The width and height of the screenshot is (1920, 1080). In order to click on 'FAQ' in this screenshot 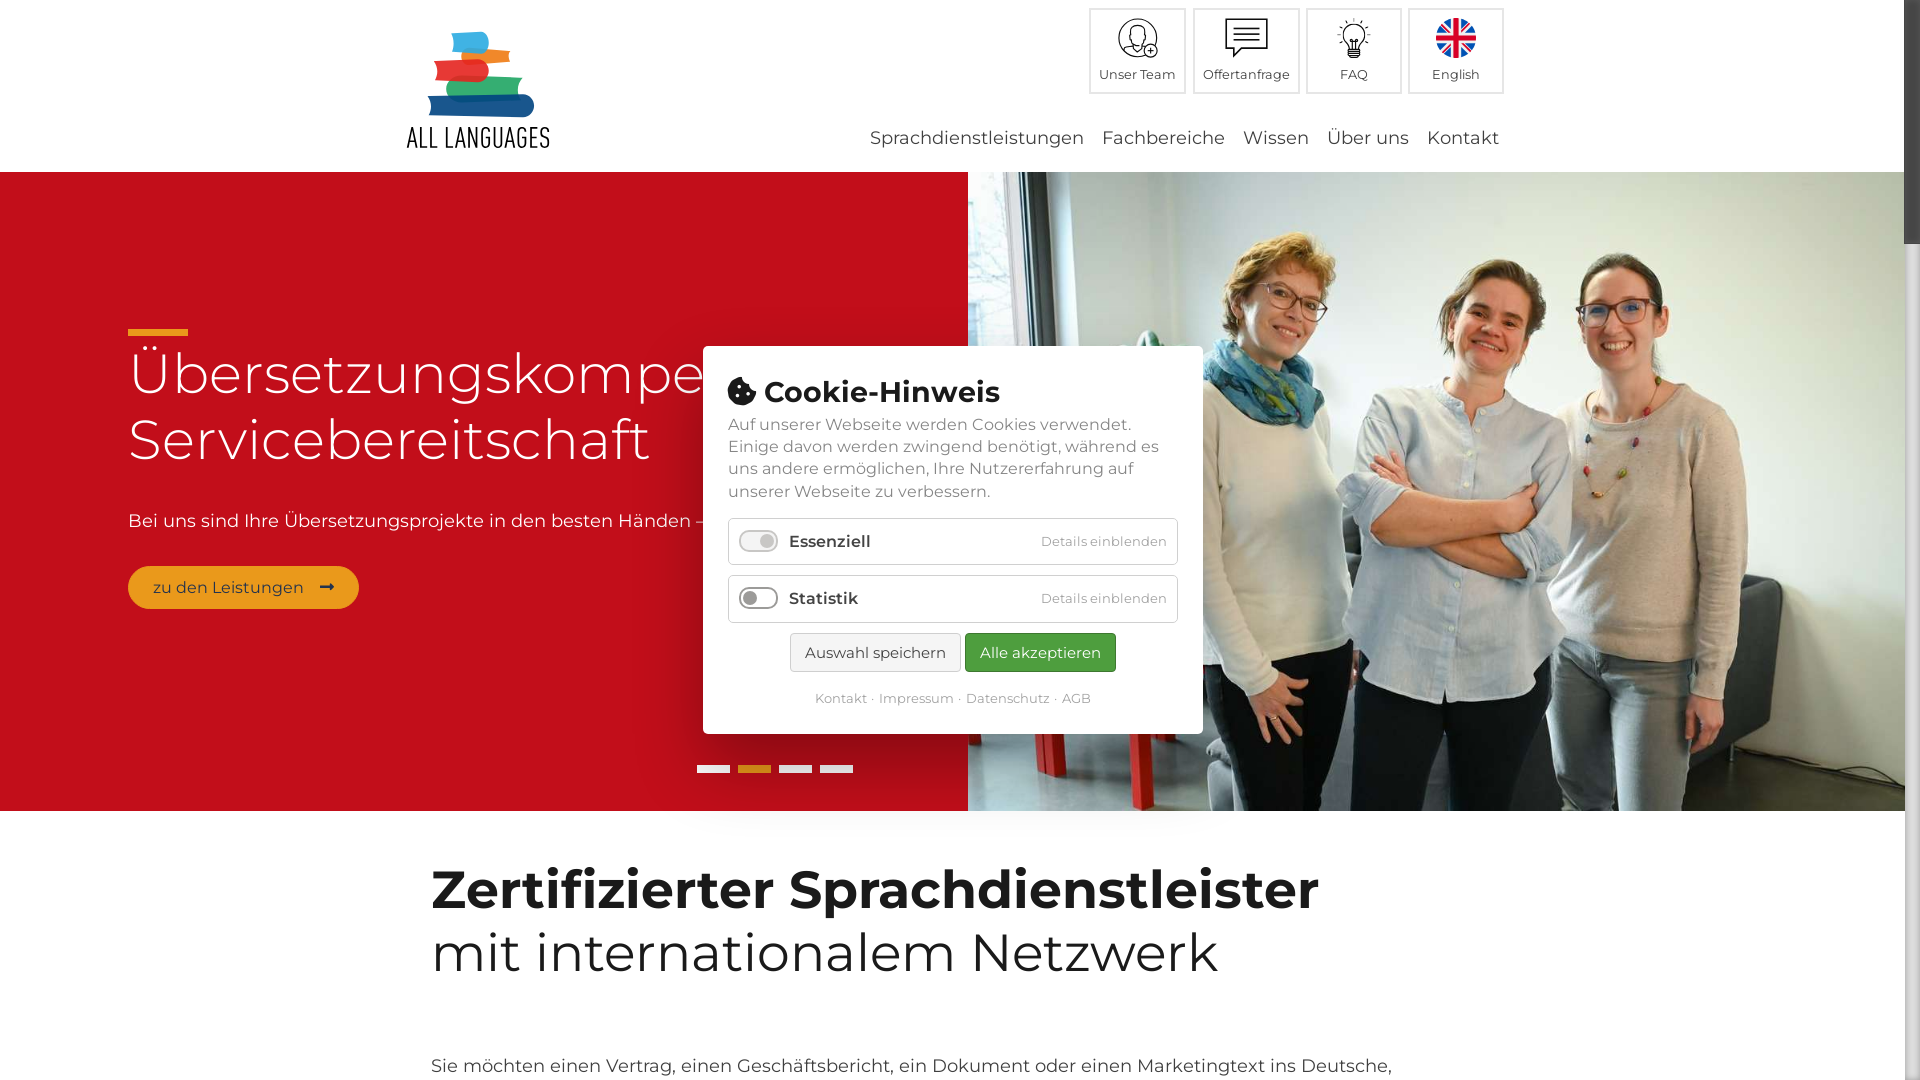, I will do `click(1353, 49)`.